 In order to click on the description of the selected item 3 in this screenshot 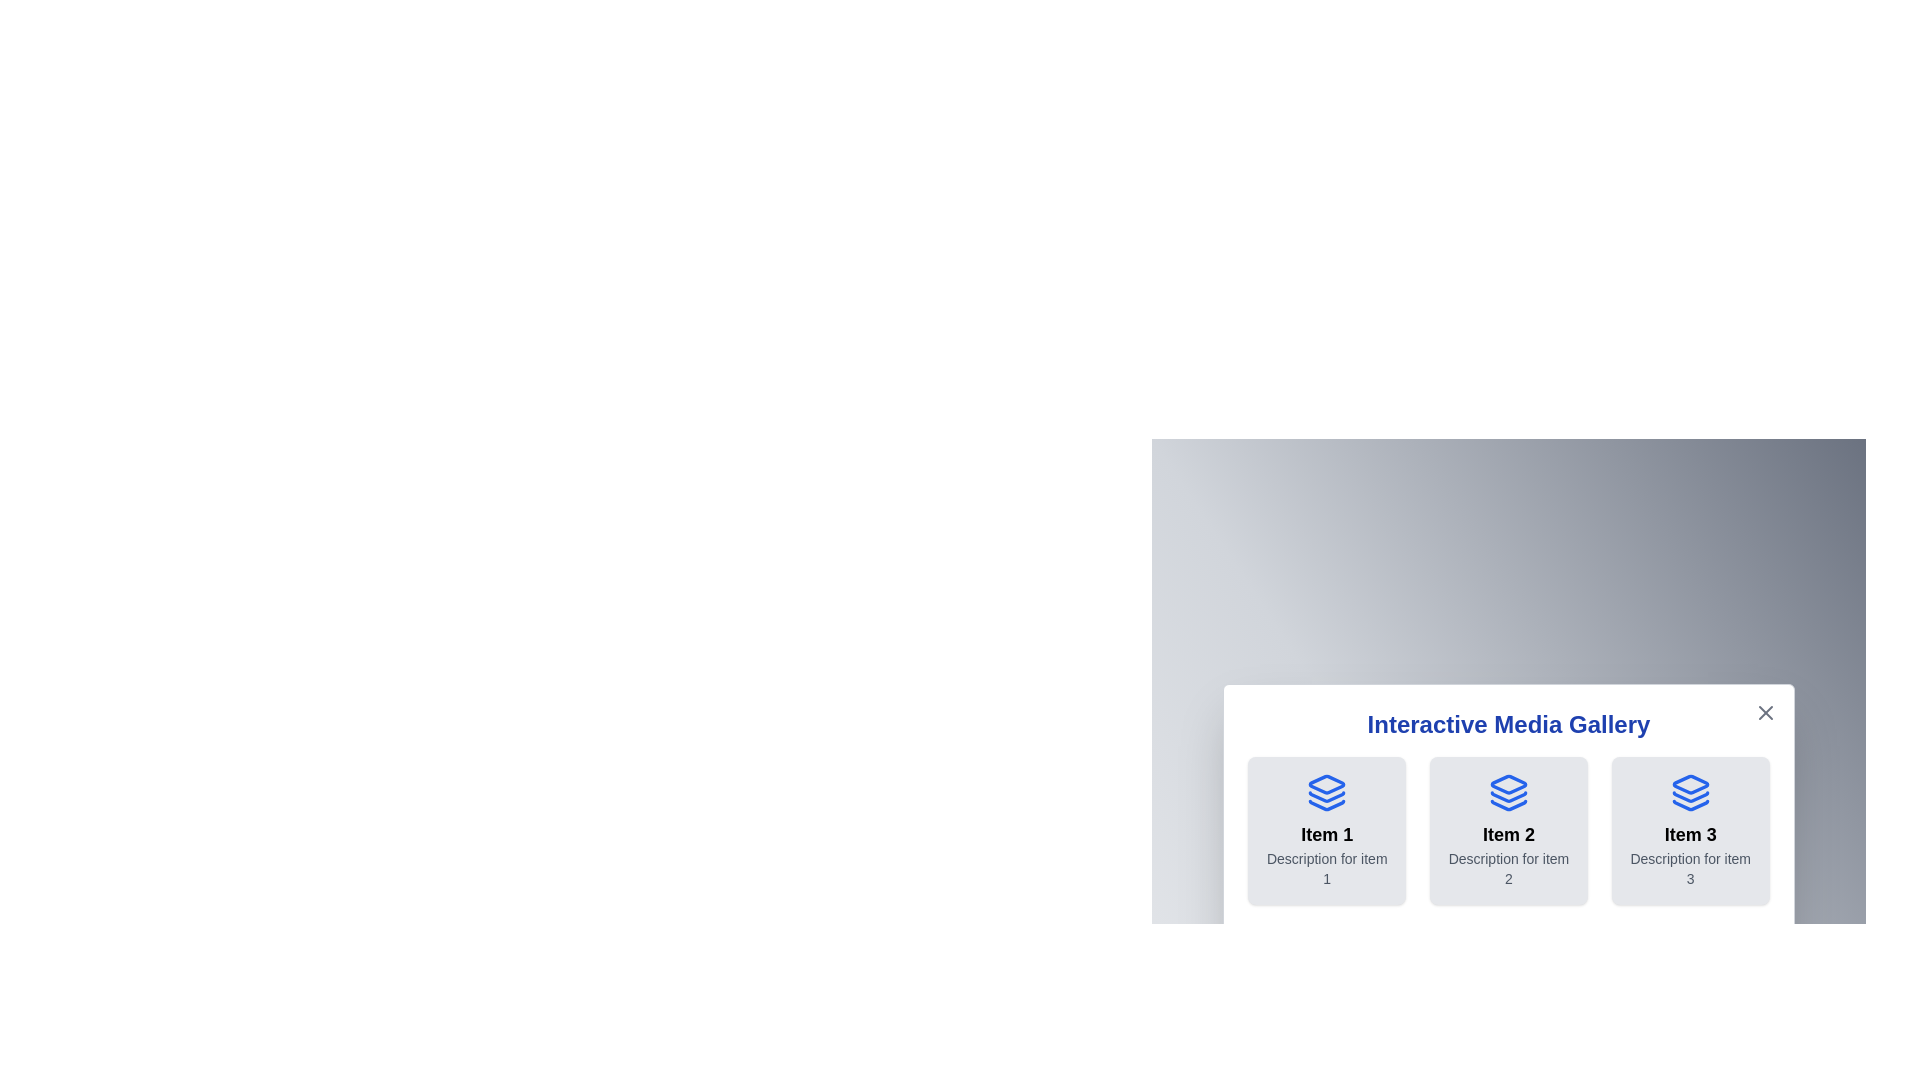, I will do `click(1689, 867)`.